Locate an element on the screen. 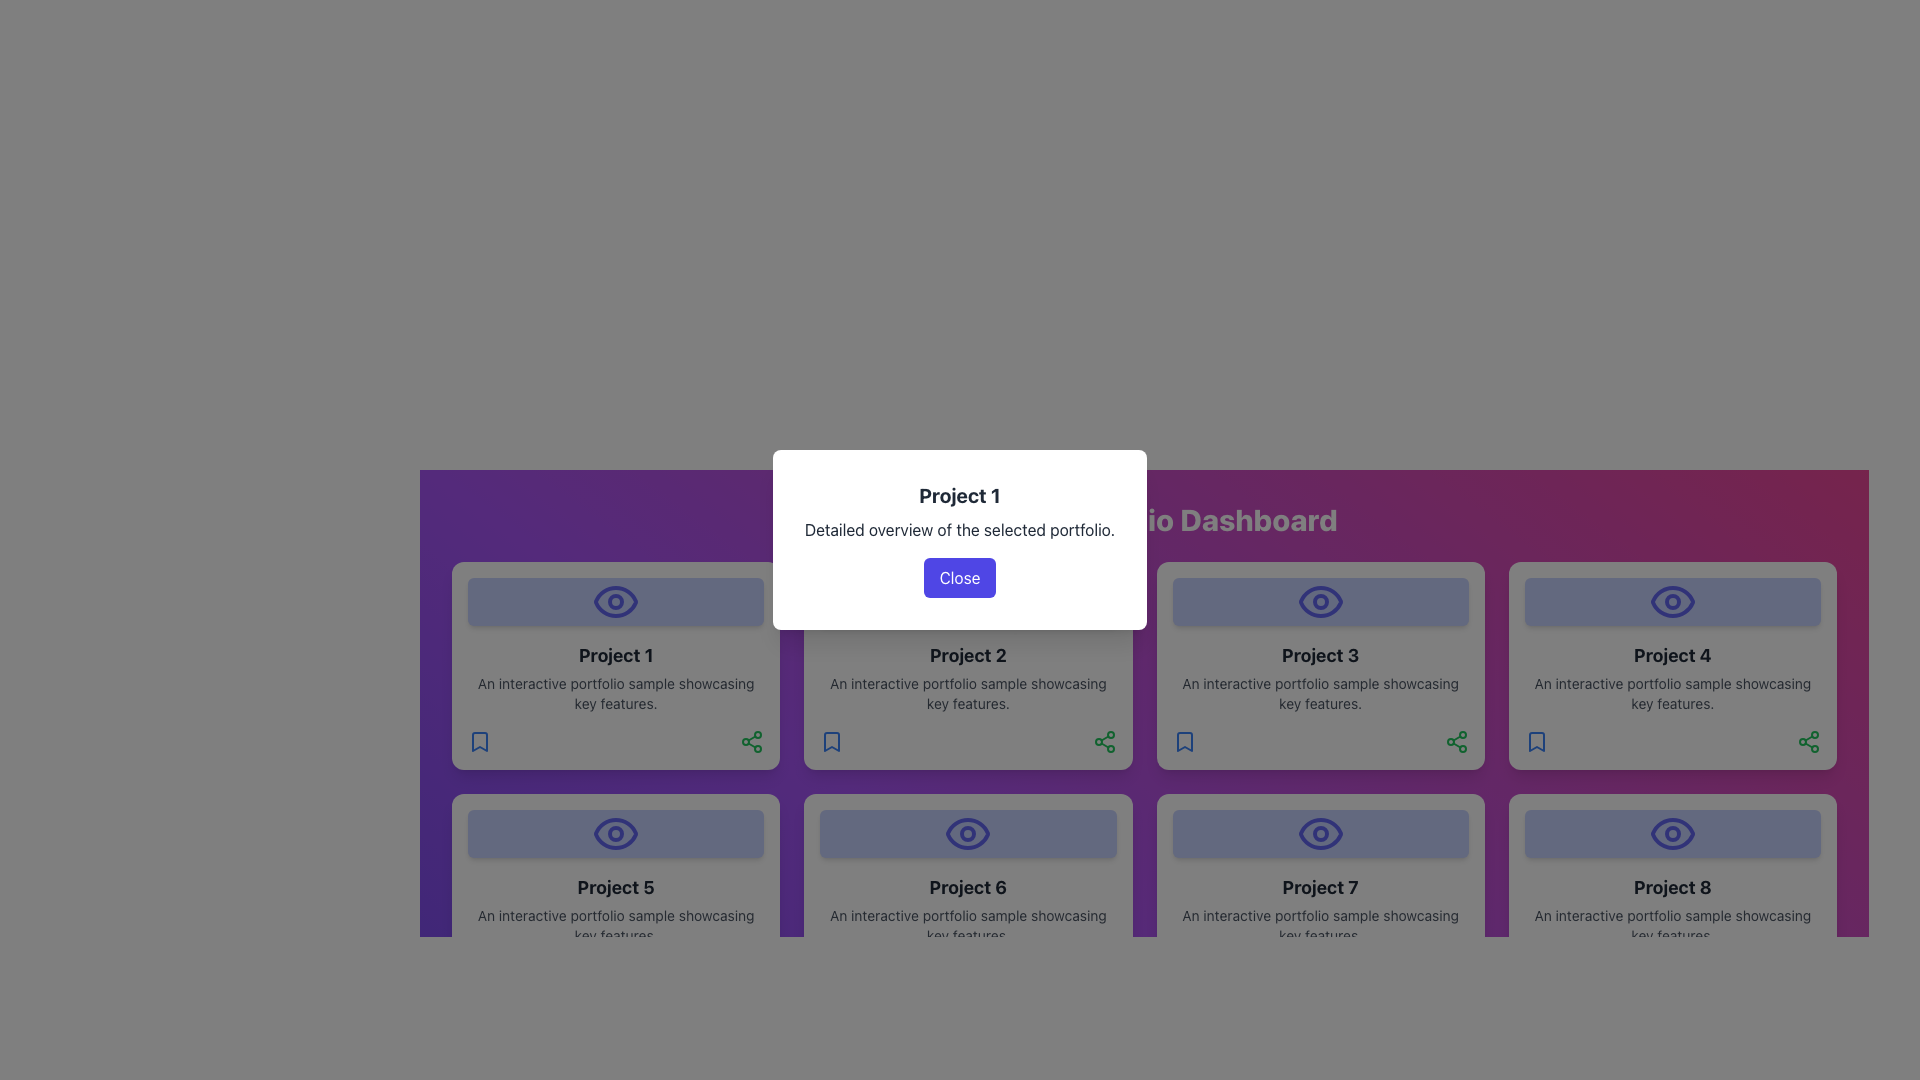 The width and height of the screenshot is (1920, 1080). the viewing icon located in the upper part of the 'Project 4' card, which is positioned in the second row and second column of the grid layout is located at coordinates (1672, 600).